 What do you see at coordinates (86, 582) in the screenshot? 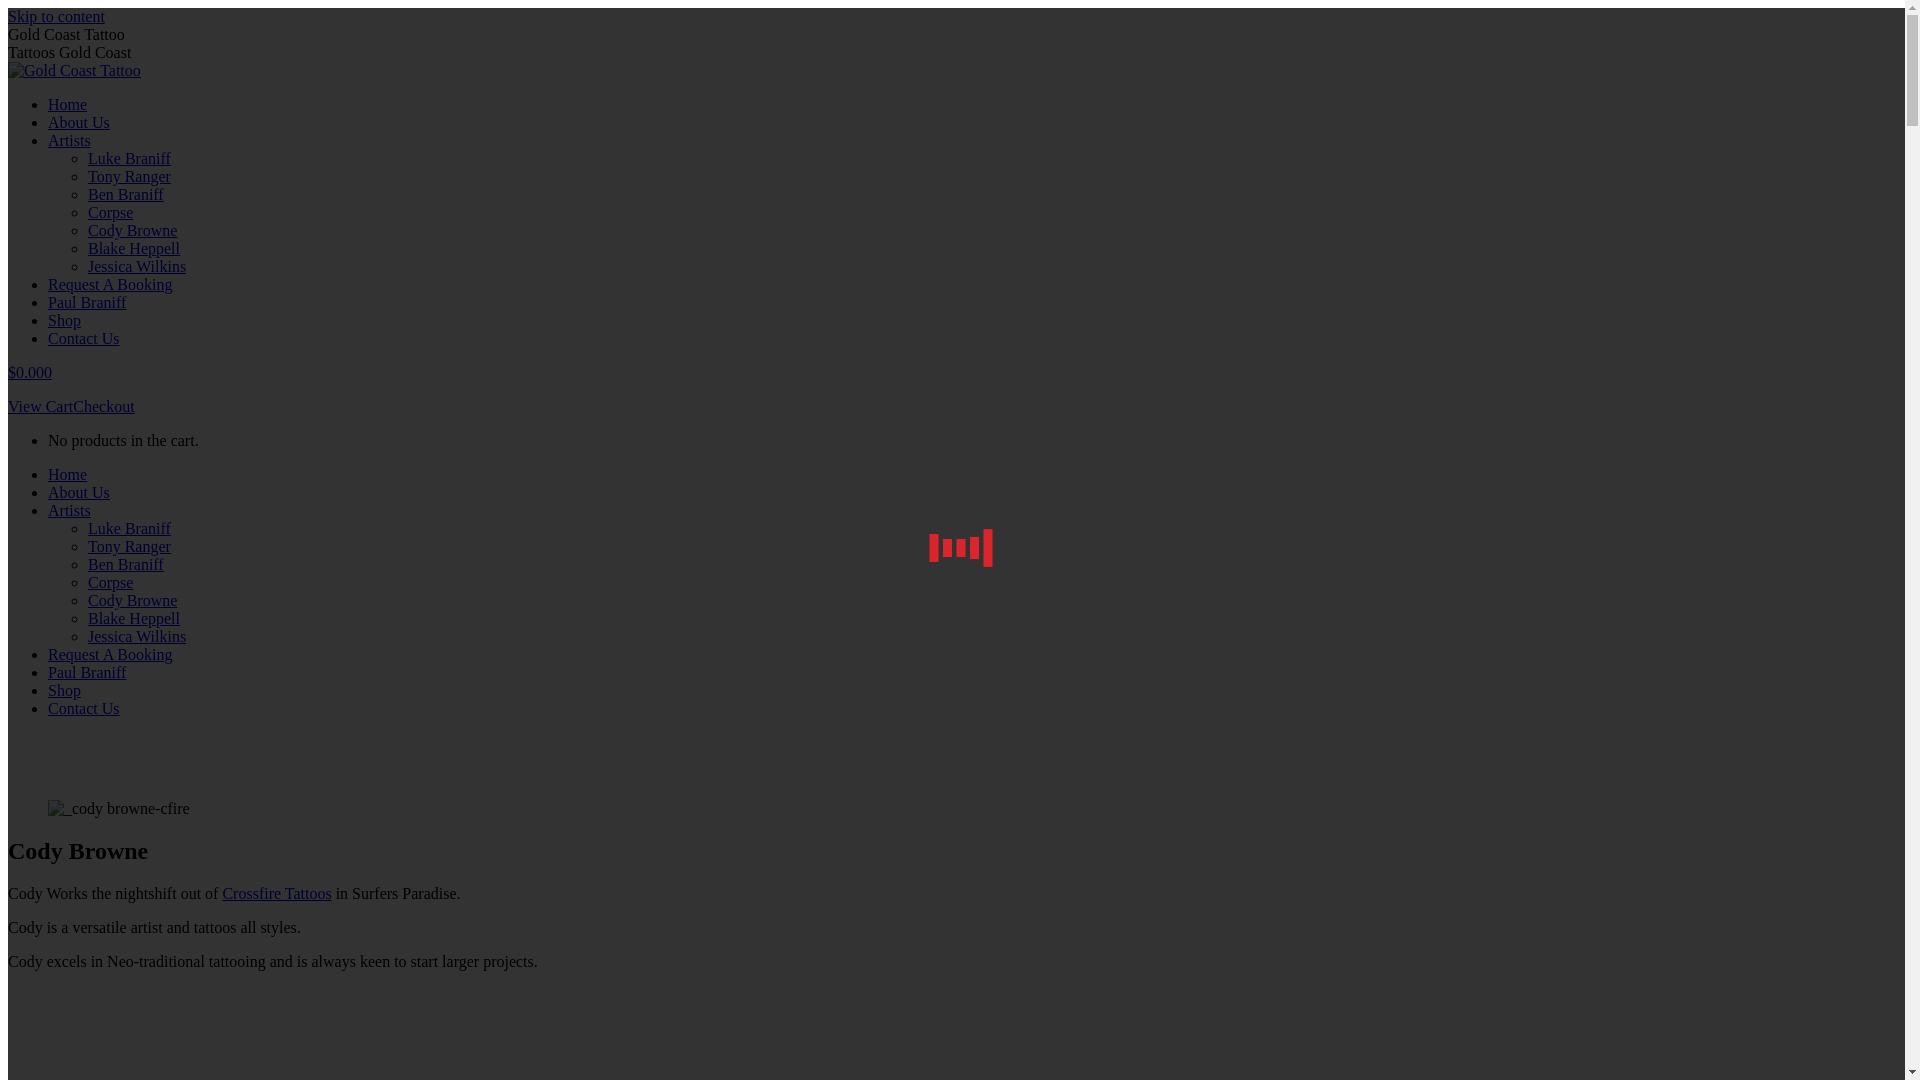
I see `'Corpse'` at bounding box center [86, 582].